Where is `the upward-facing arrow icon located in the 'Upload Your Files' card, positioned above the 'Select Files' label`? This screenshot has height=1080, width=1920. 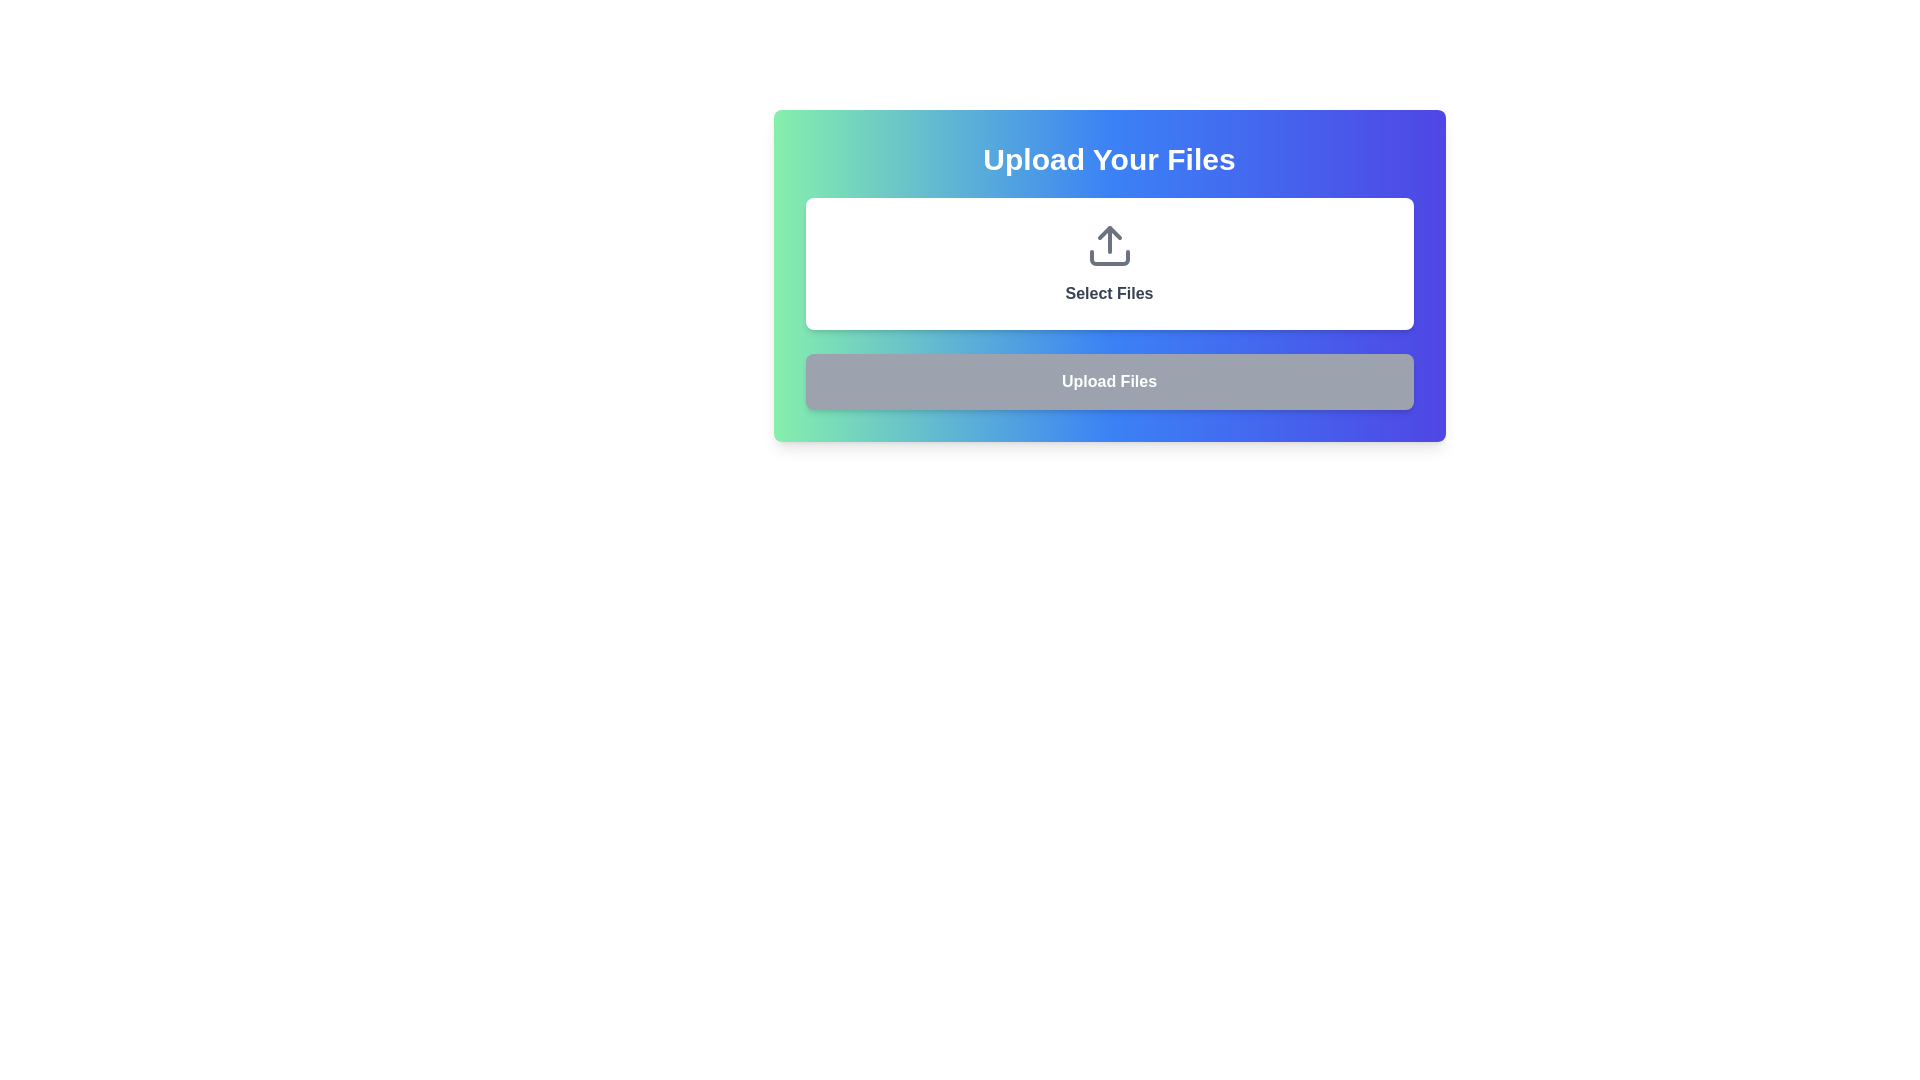
the upward-facing arrow icon located in the 'Upload Your Files' card, positioned above the 'Select Files' label is located at coordinates (1108, 245).